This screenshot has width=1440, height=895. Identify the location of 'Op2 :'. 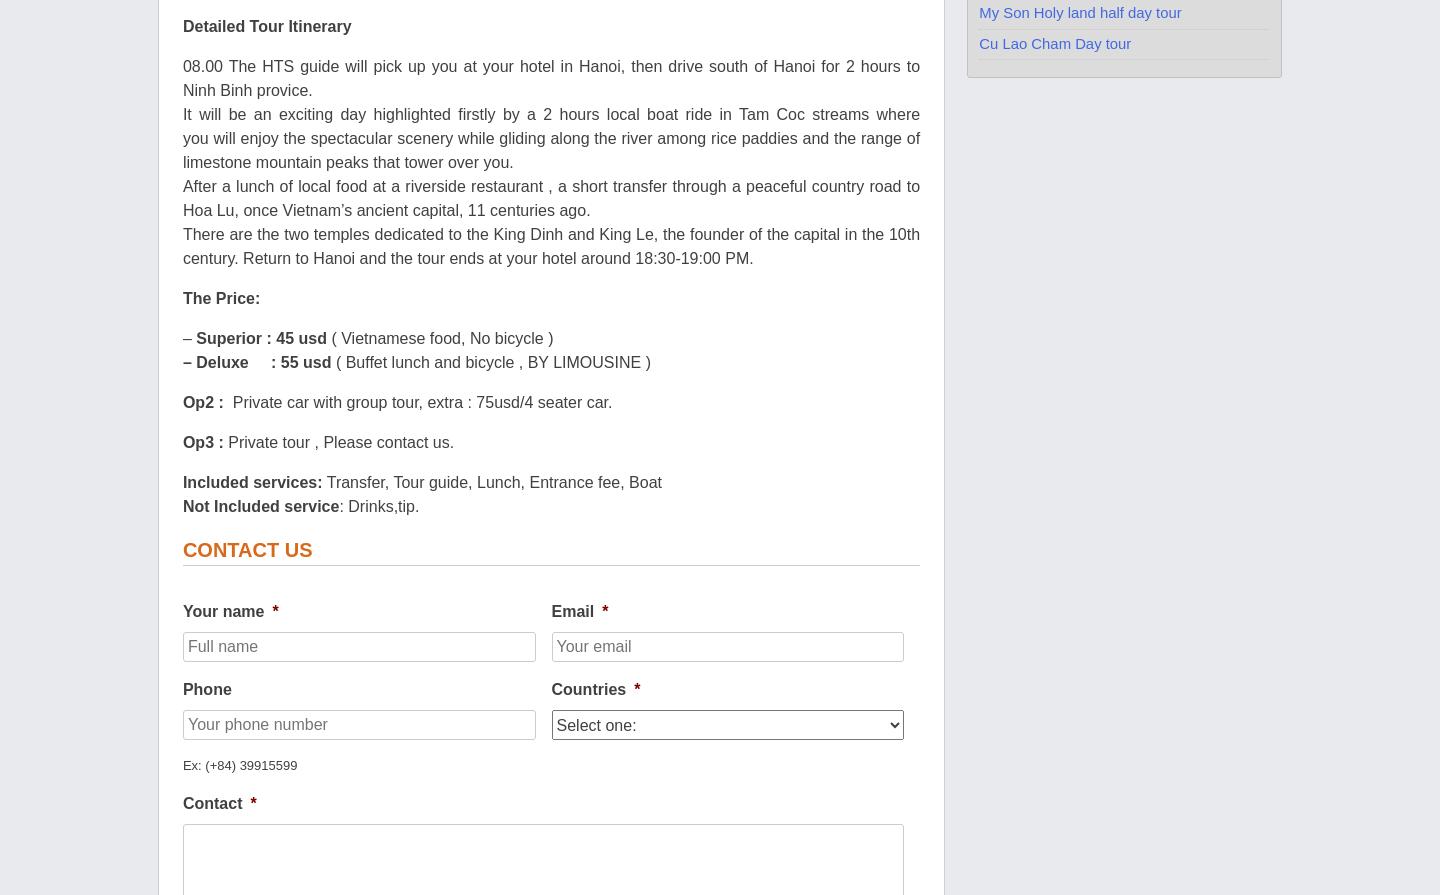
(206, 402).